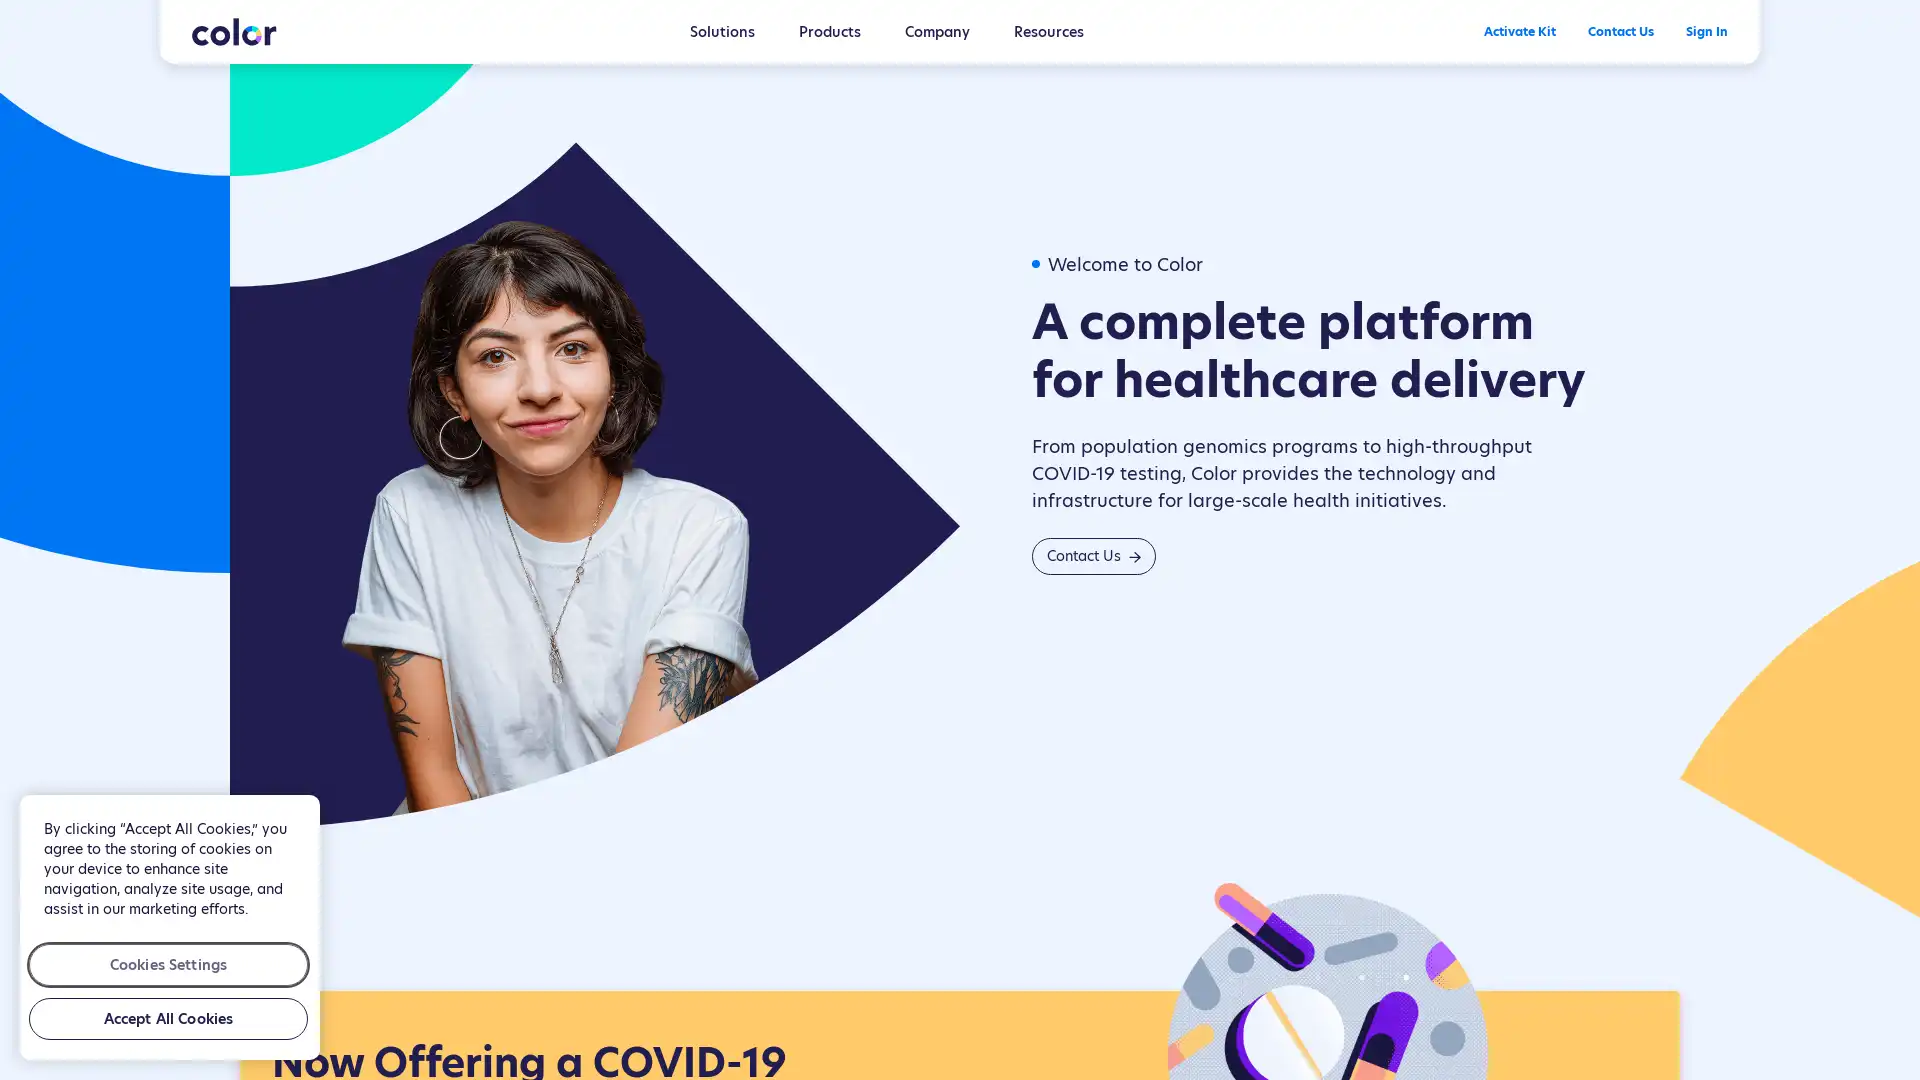  Describe the element at coordinates (168, 1018) in the screenshot. I see `Accept All Cookies` at that location.